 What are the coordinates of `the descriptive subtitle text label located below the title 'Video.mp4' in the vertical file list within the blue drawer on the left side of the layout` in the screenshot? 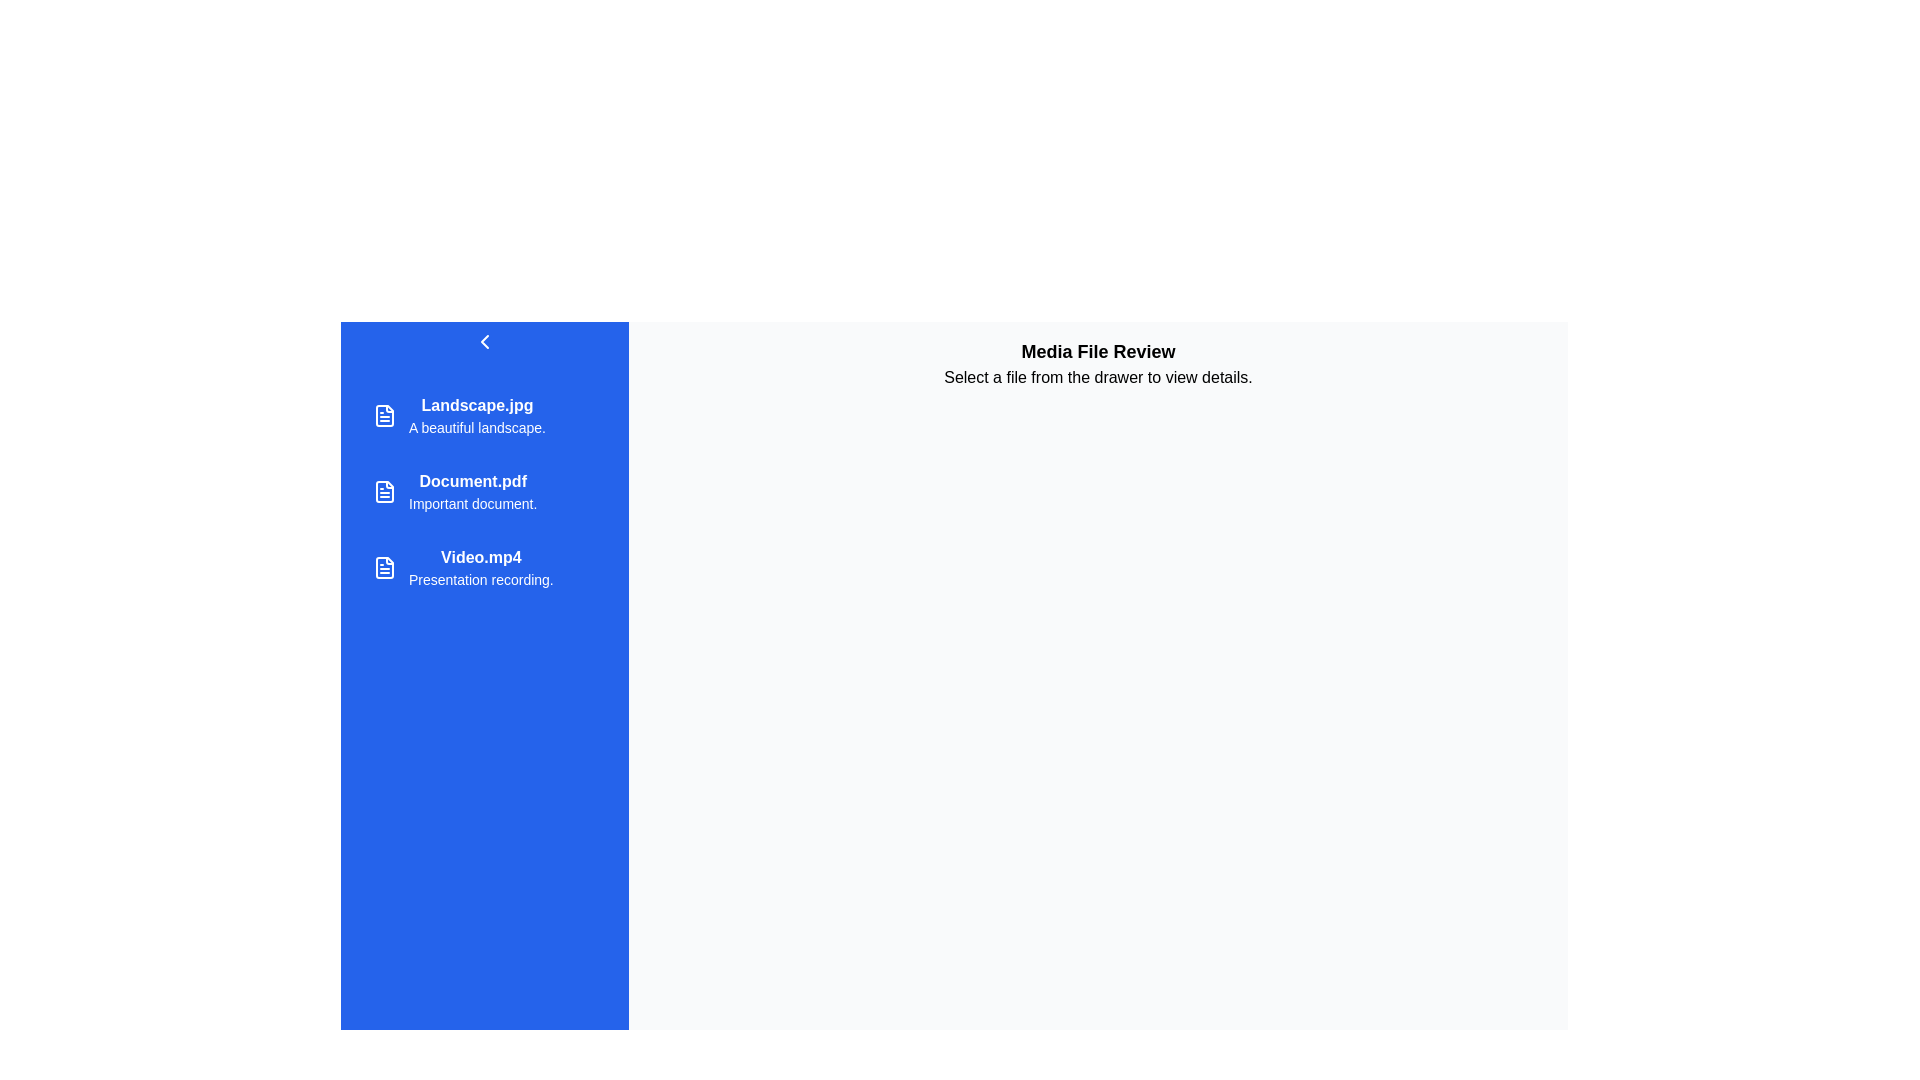 It's located at (481, 579).